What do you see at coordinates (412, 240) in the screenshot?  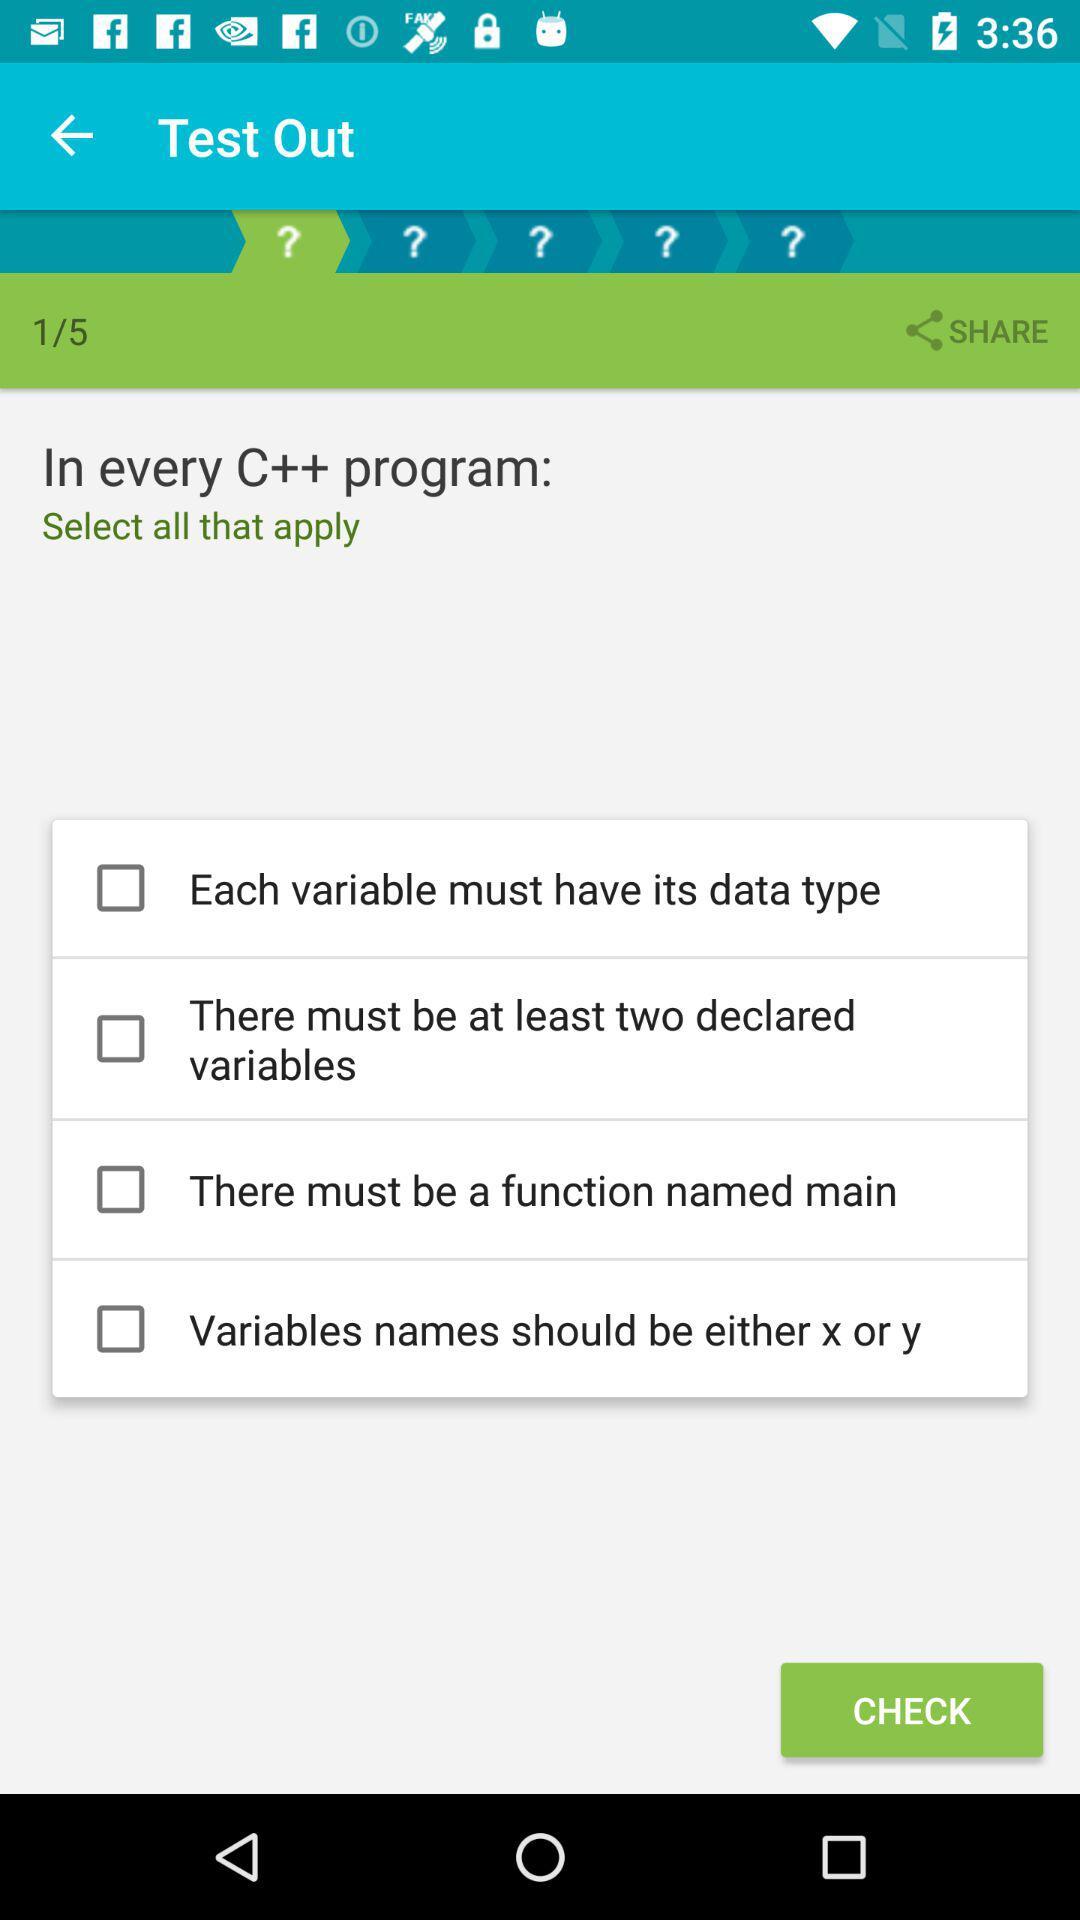 I see `next question` at bounding box center [412, 240].